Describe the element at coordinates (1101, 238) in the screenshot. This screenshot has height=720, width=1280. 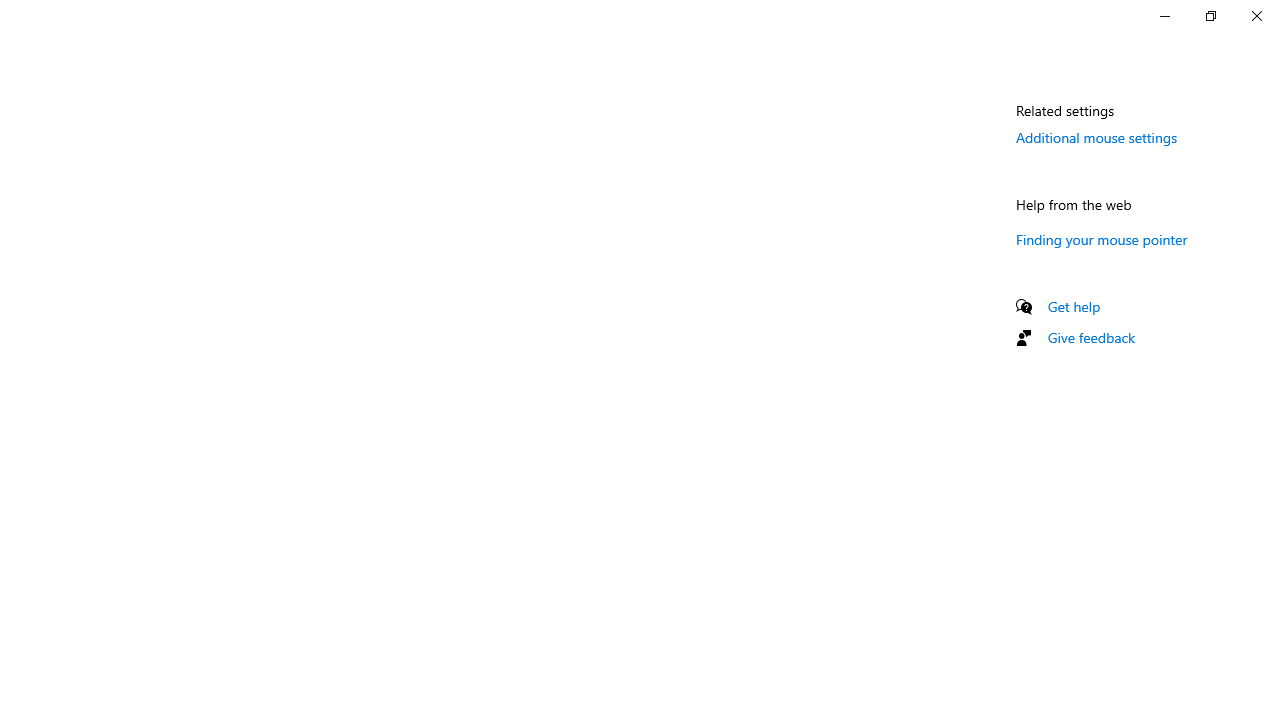
I see `'Finding your mouse pointer'` at that location.